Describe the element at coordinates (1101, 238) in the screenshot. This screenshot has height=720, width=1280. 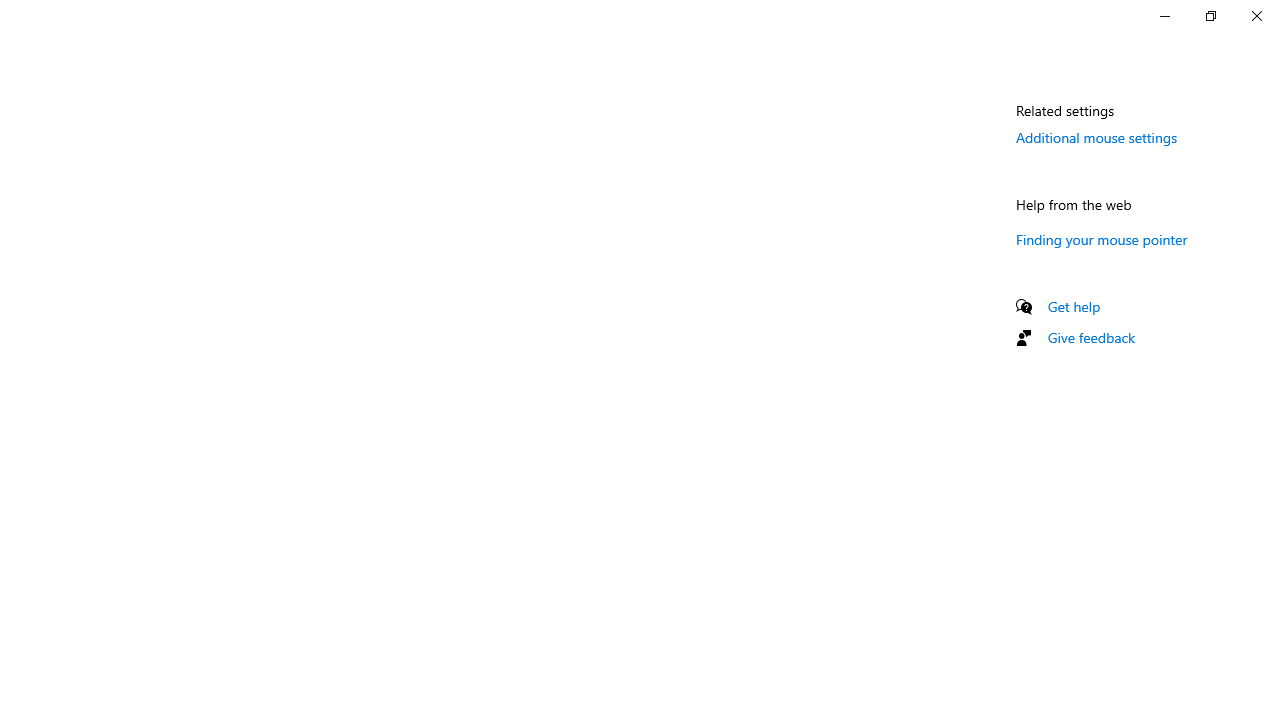
I see `'Finding your mouse pointer'` at that location.